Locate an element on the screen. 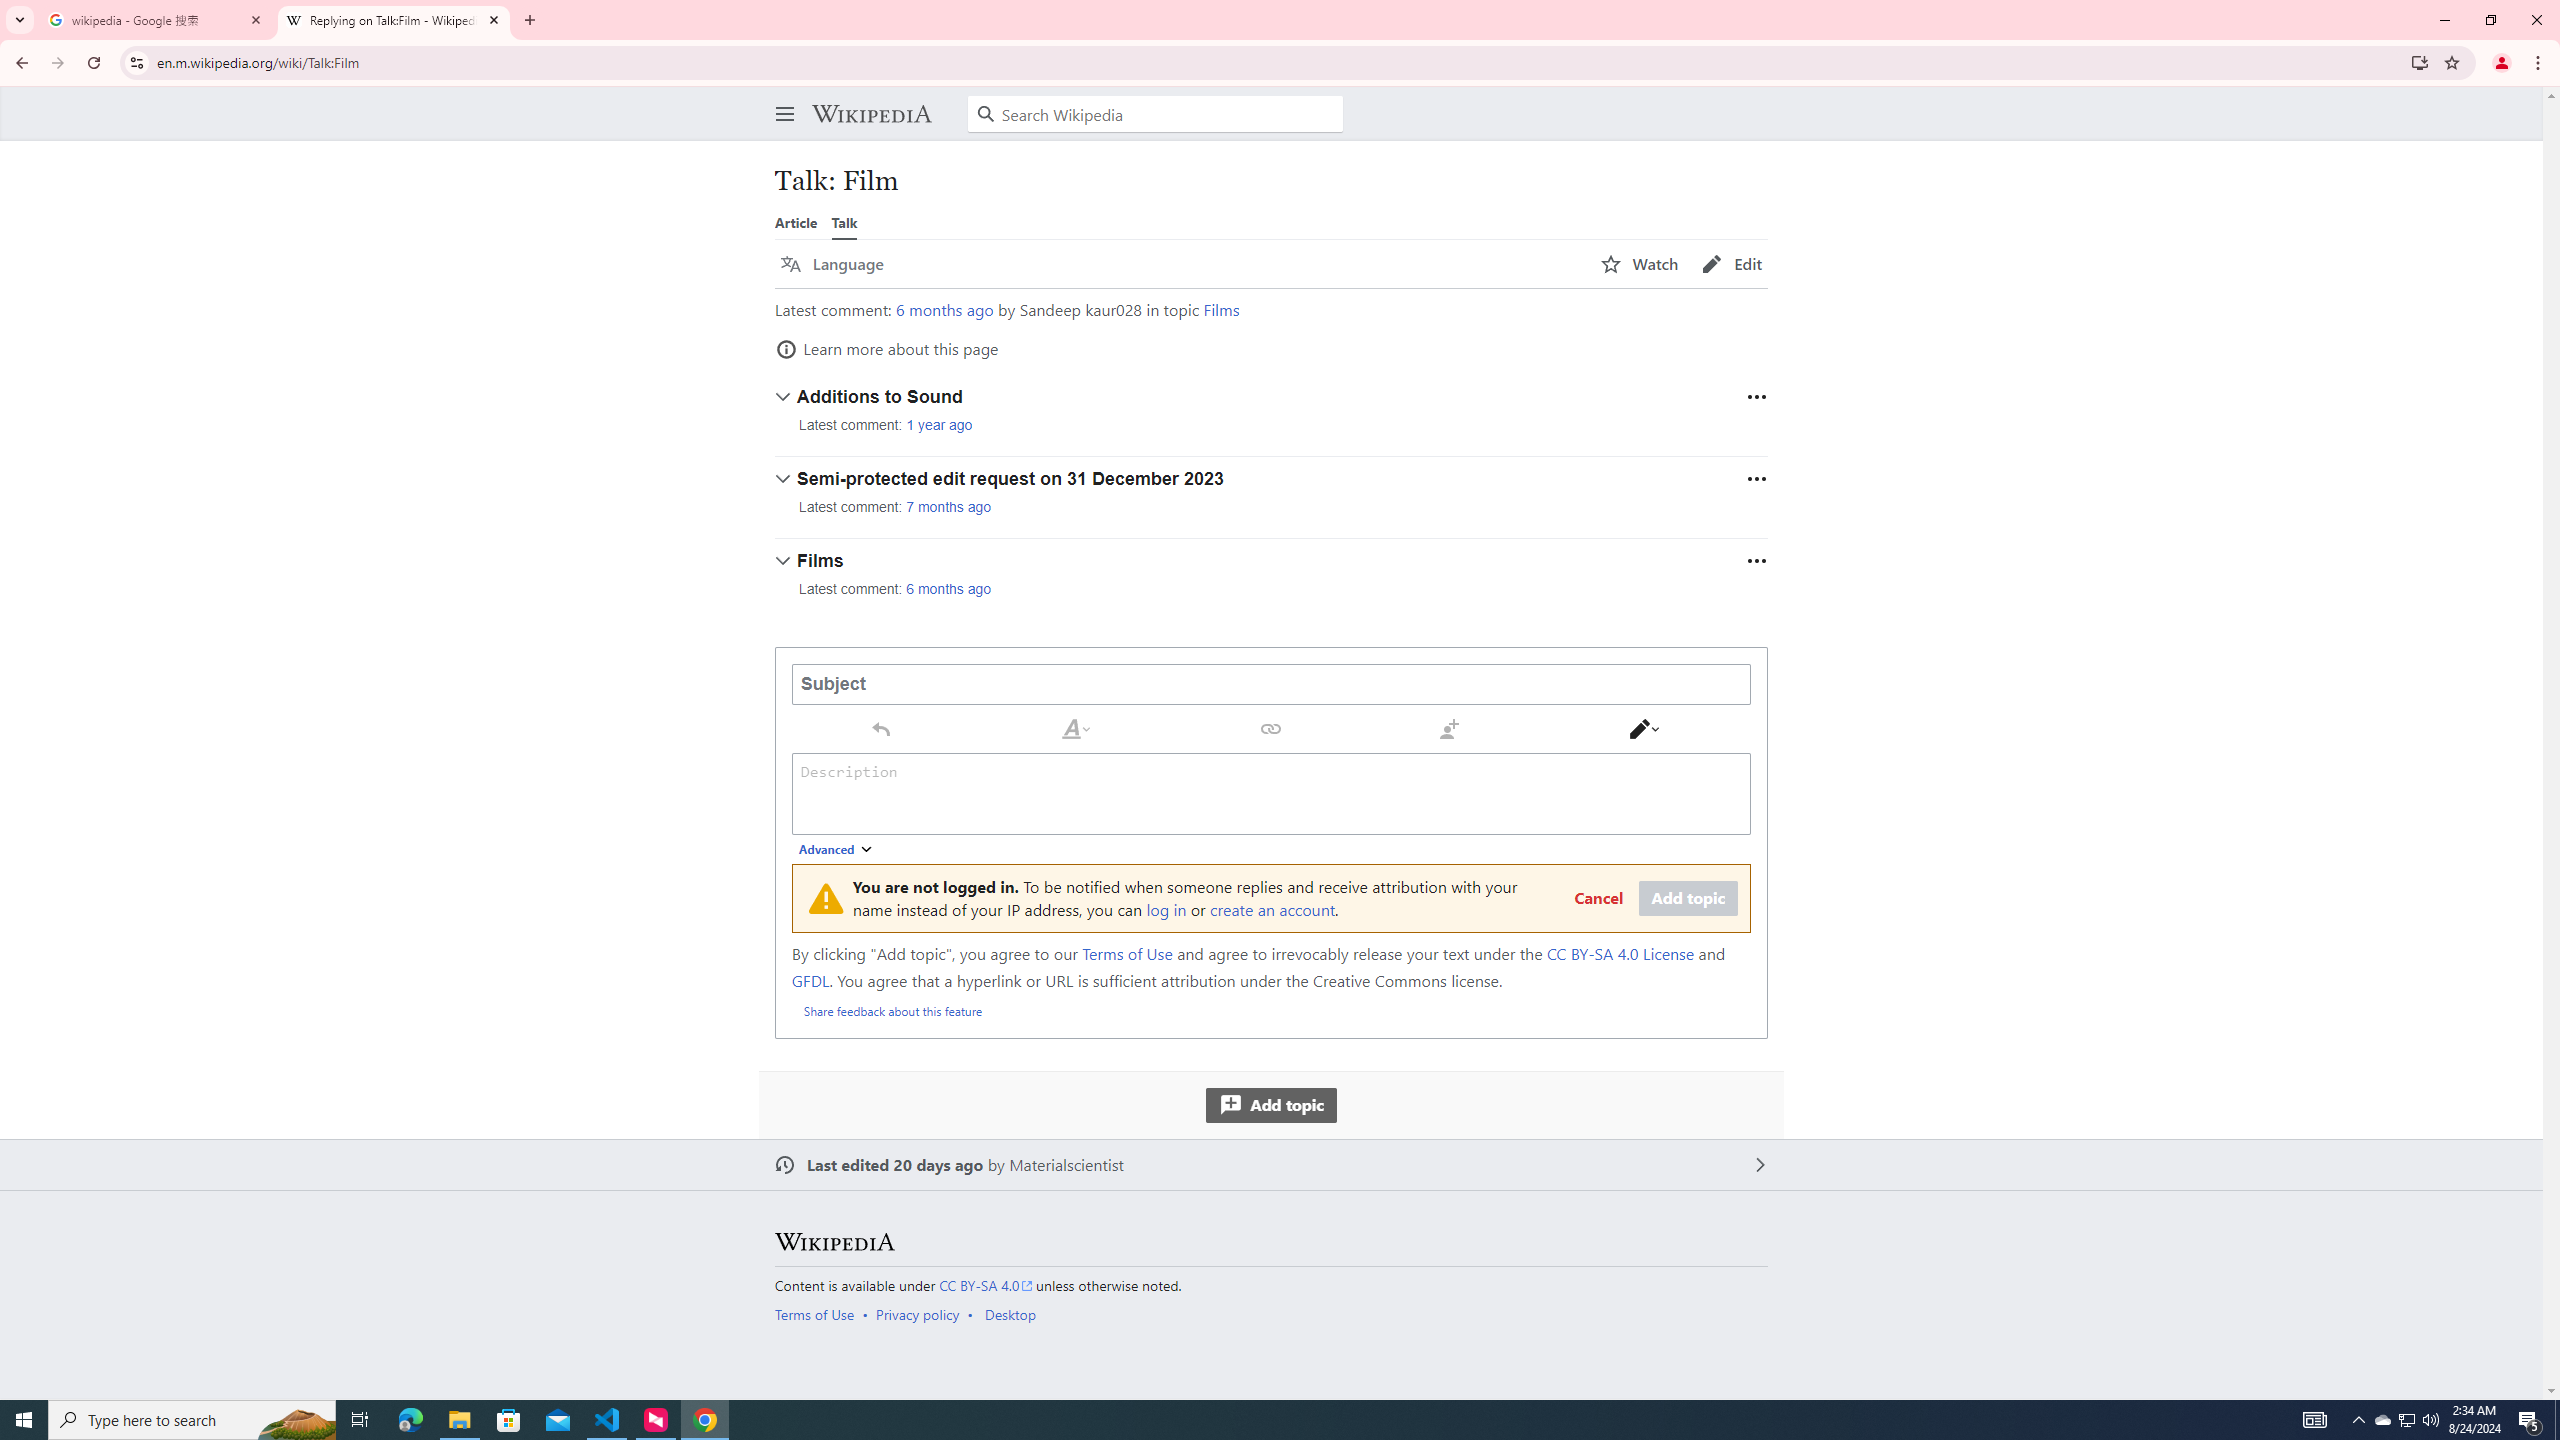 The image size is (2560, 1440). 'Article' is located at coordinates (795, 222).